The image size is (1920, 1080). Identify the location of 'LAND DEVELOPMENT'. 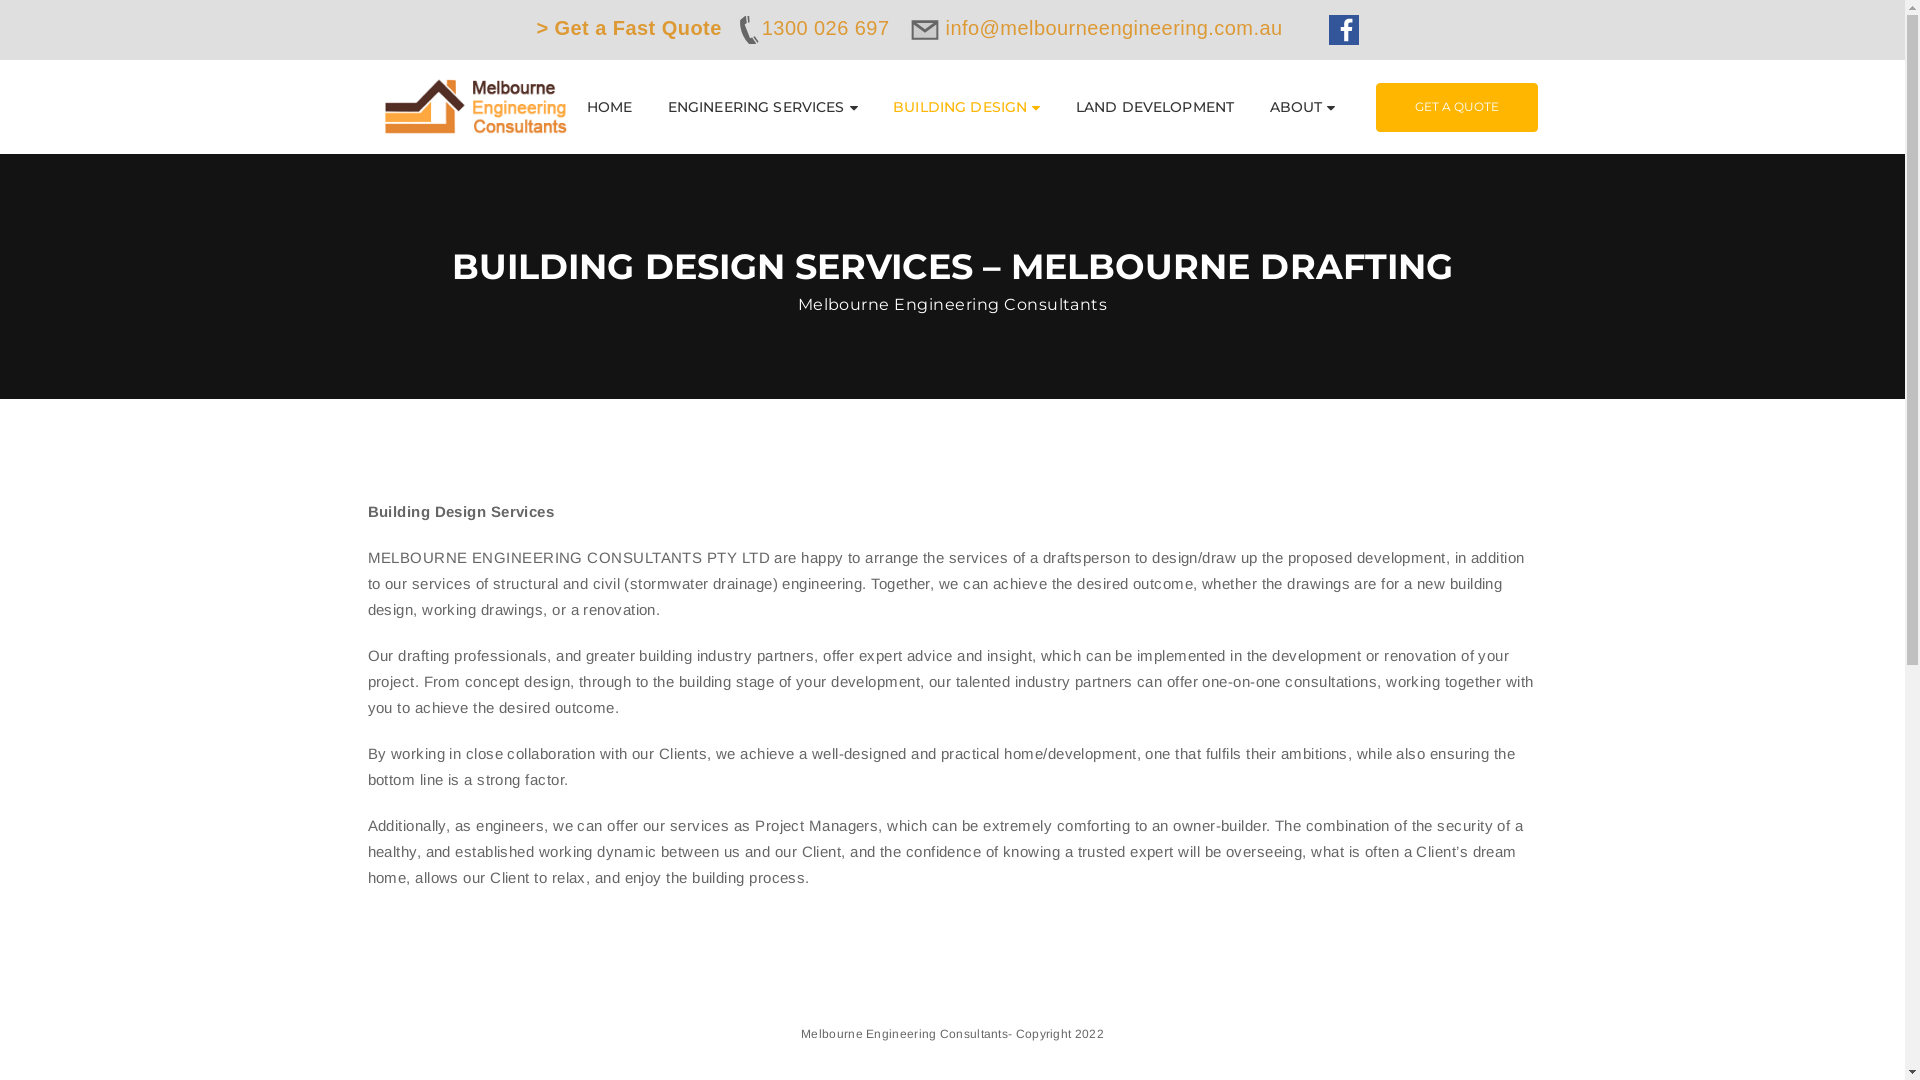
(1155, 107).